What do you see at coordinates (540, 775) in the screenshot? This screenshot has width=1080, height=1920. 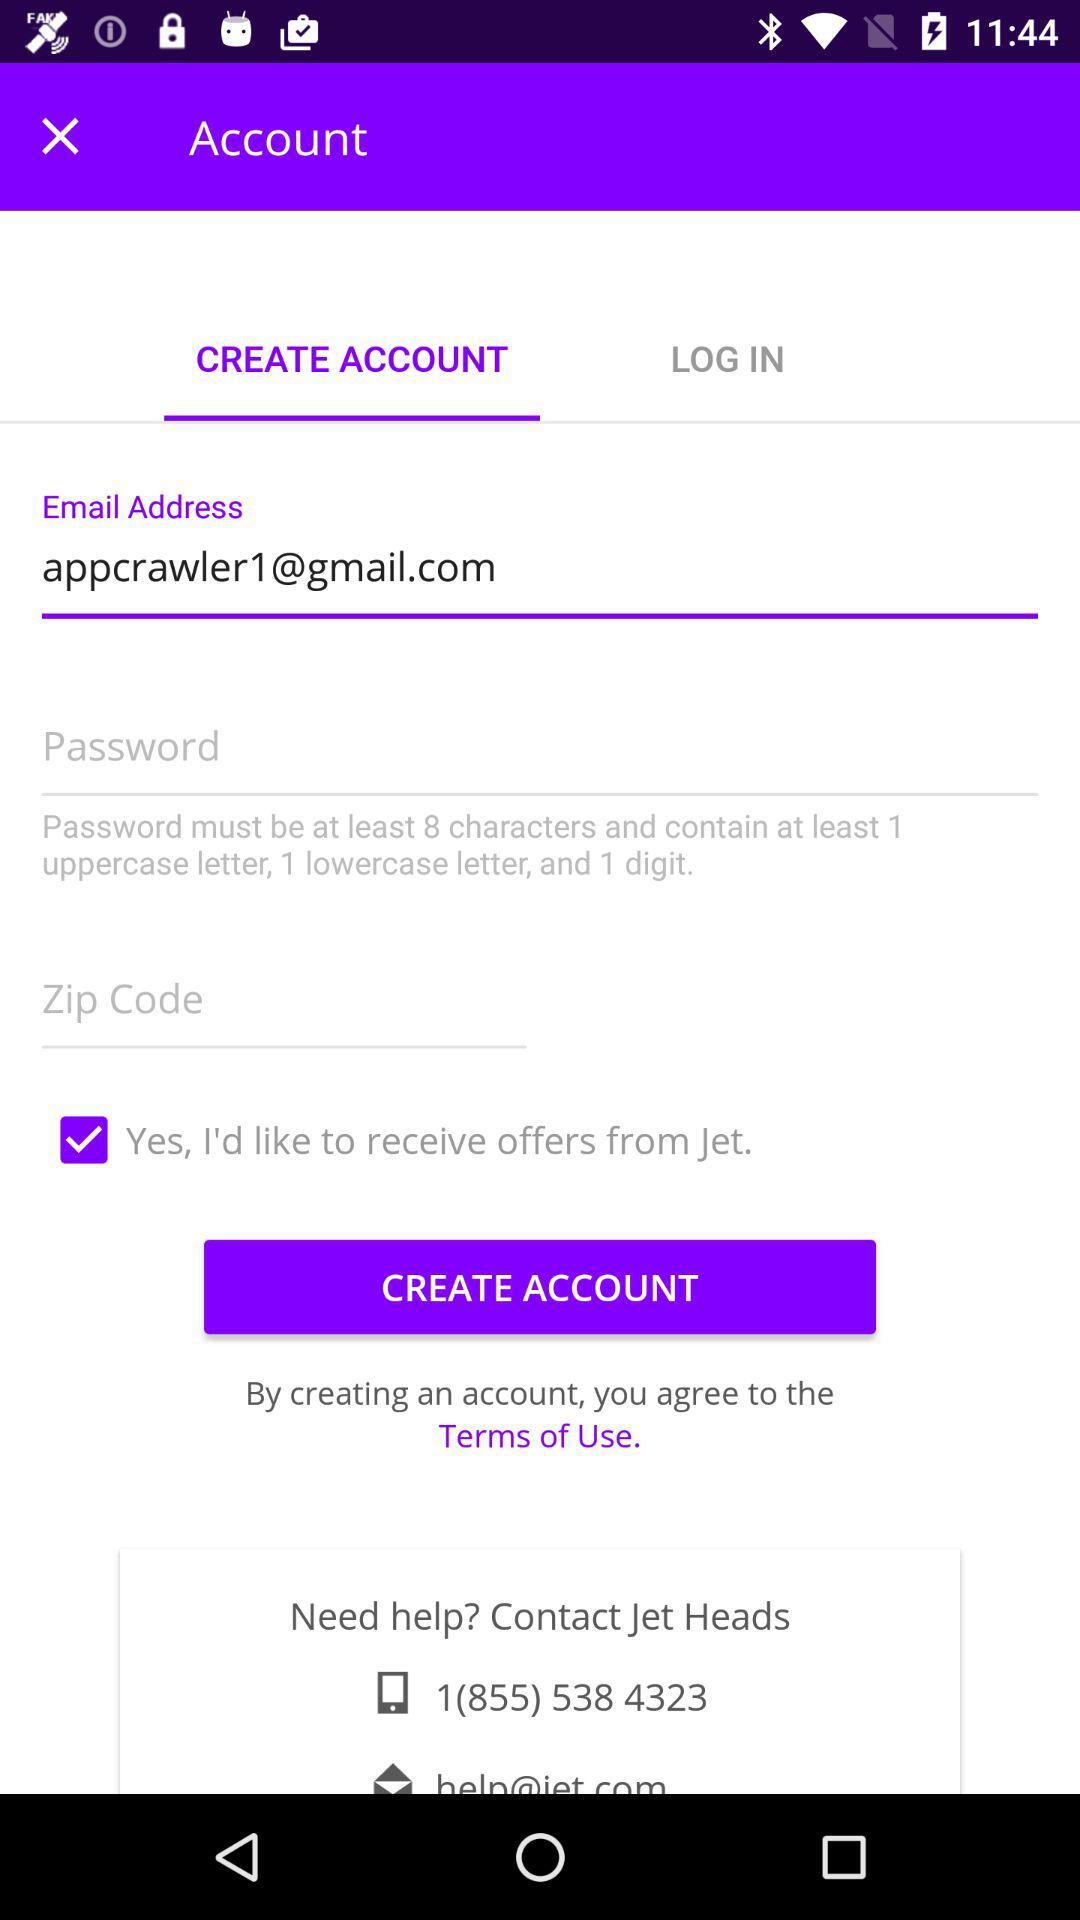 I see `the item below the appcrawler1@gmail.com item` at bounding box center [540, 775].